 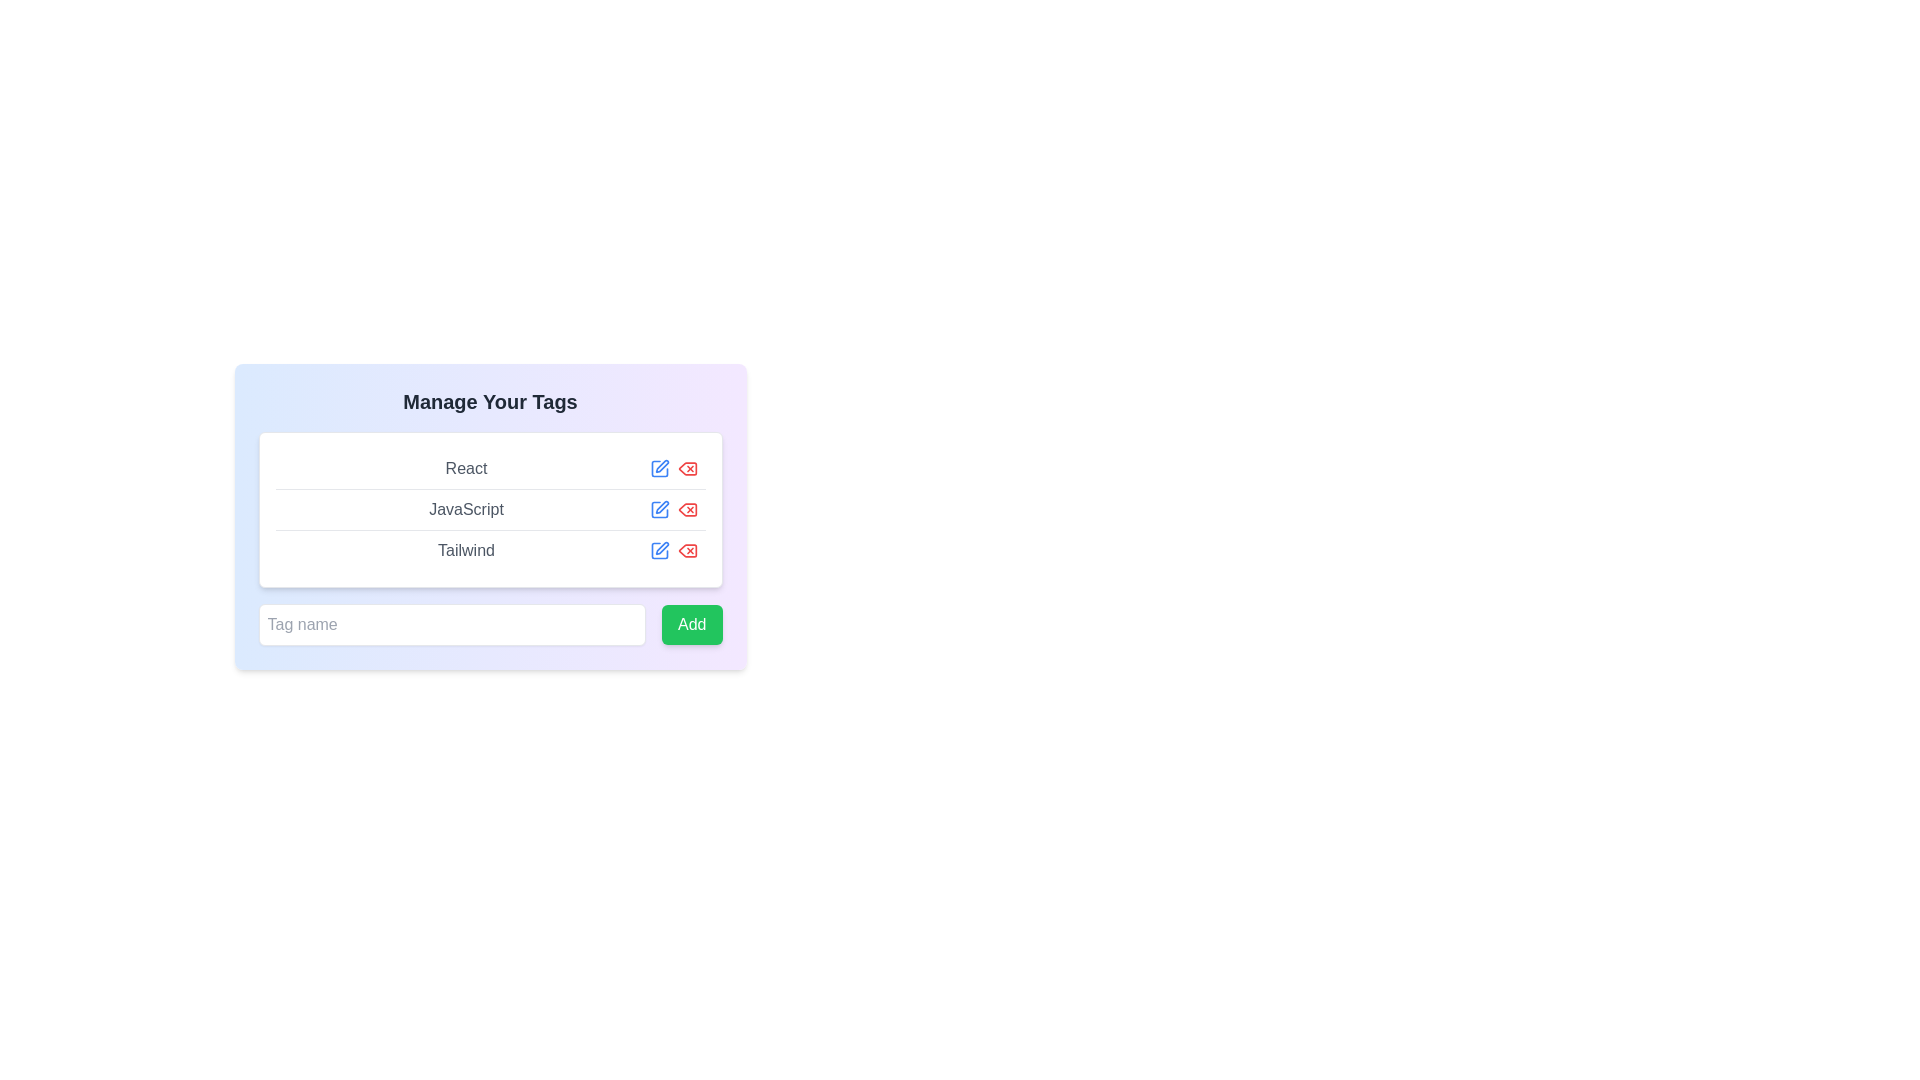 What do you see at coordinates (673, 508) in the screenshot?
I see `the red eye-cross icon within the Composite component that allows toggling the visibility of the tag associated with 'JavaScript' in the second row of the table` at bounding box center [673, 508].